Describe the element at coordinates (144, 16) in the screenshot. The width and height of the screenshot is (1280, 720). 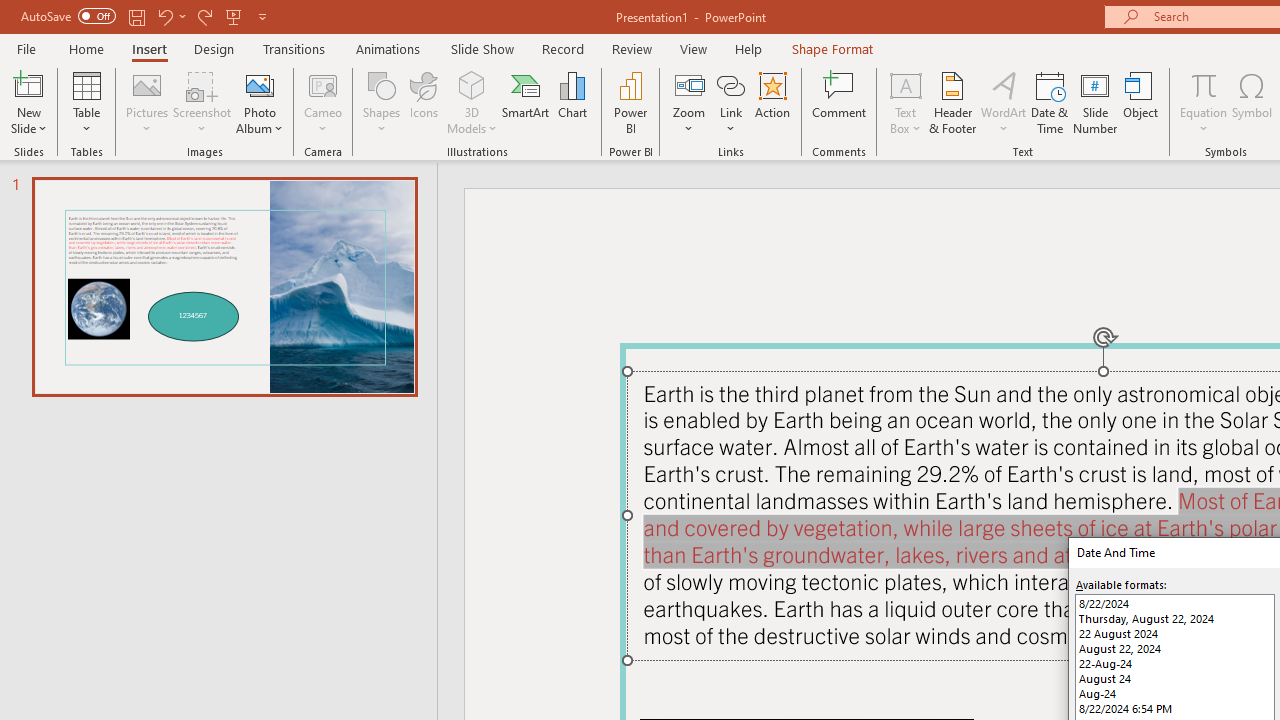
I see `'Quick Access Toolbar'` at that location.